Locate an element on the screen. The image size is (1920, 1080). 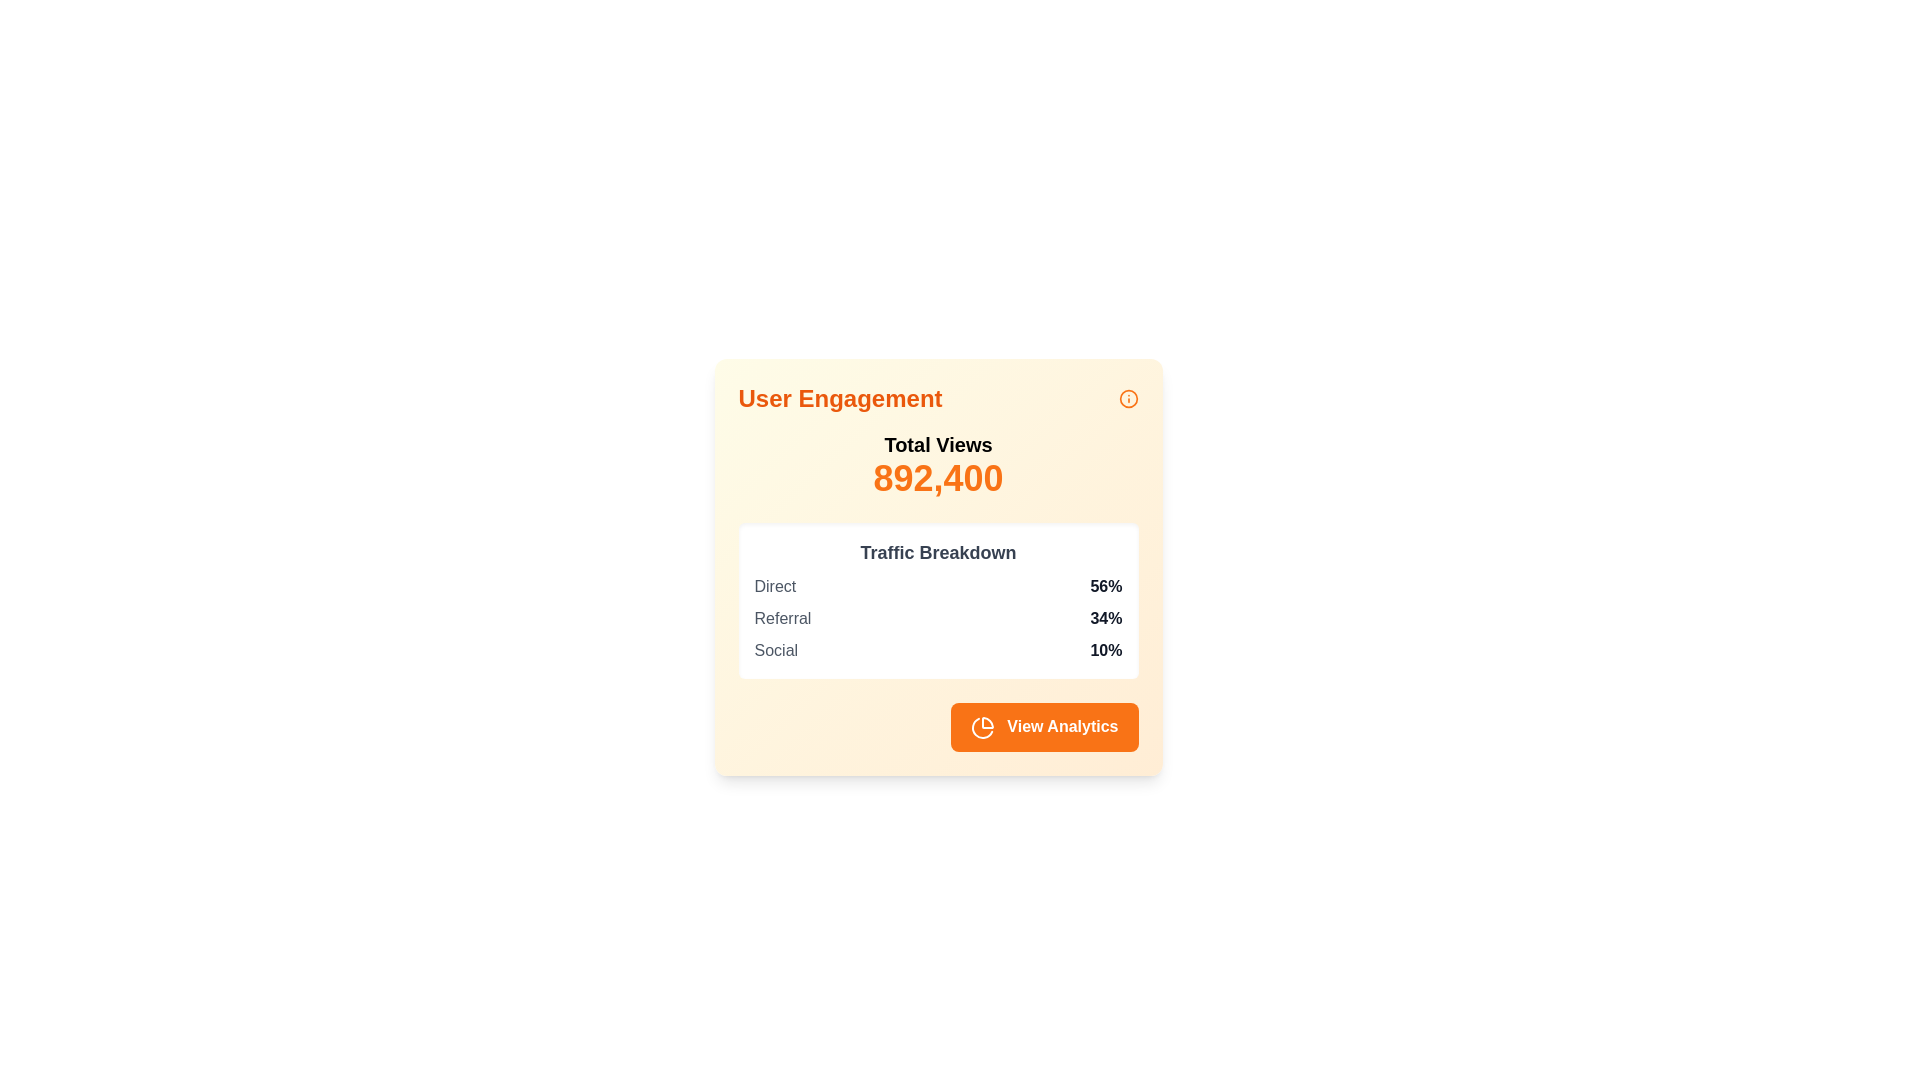
text label that identifies the second category in the 'Traffic Breakdown' section, which is positioned below 'Direct' and above 'Social' is located at coordinates (781, 617).